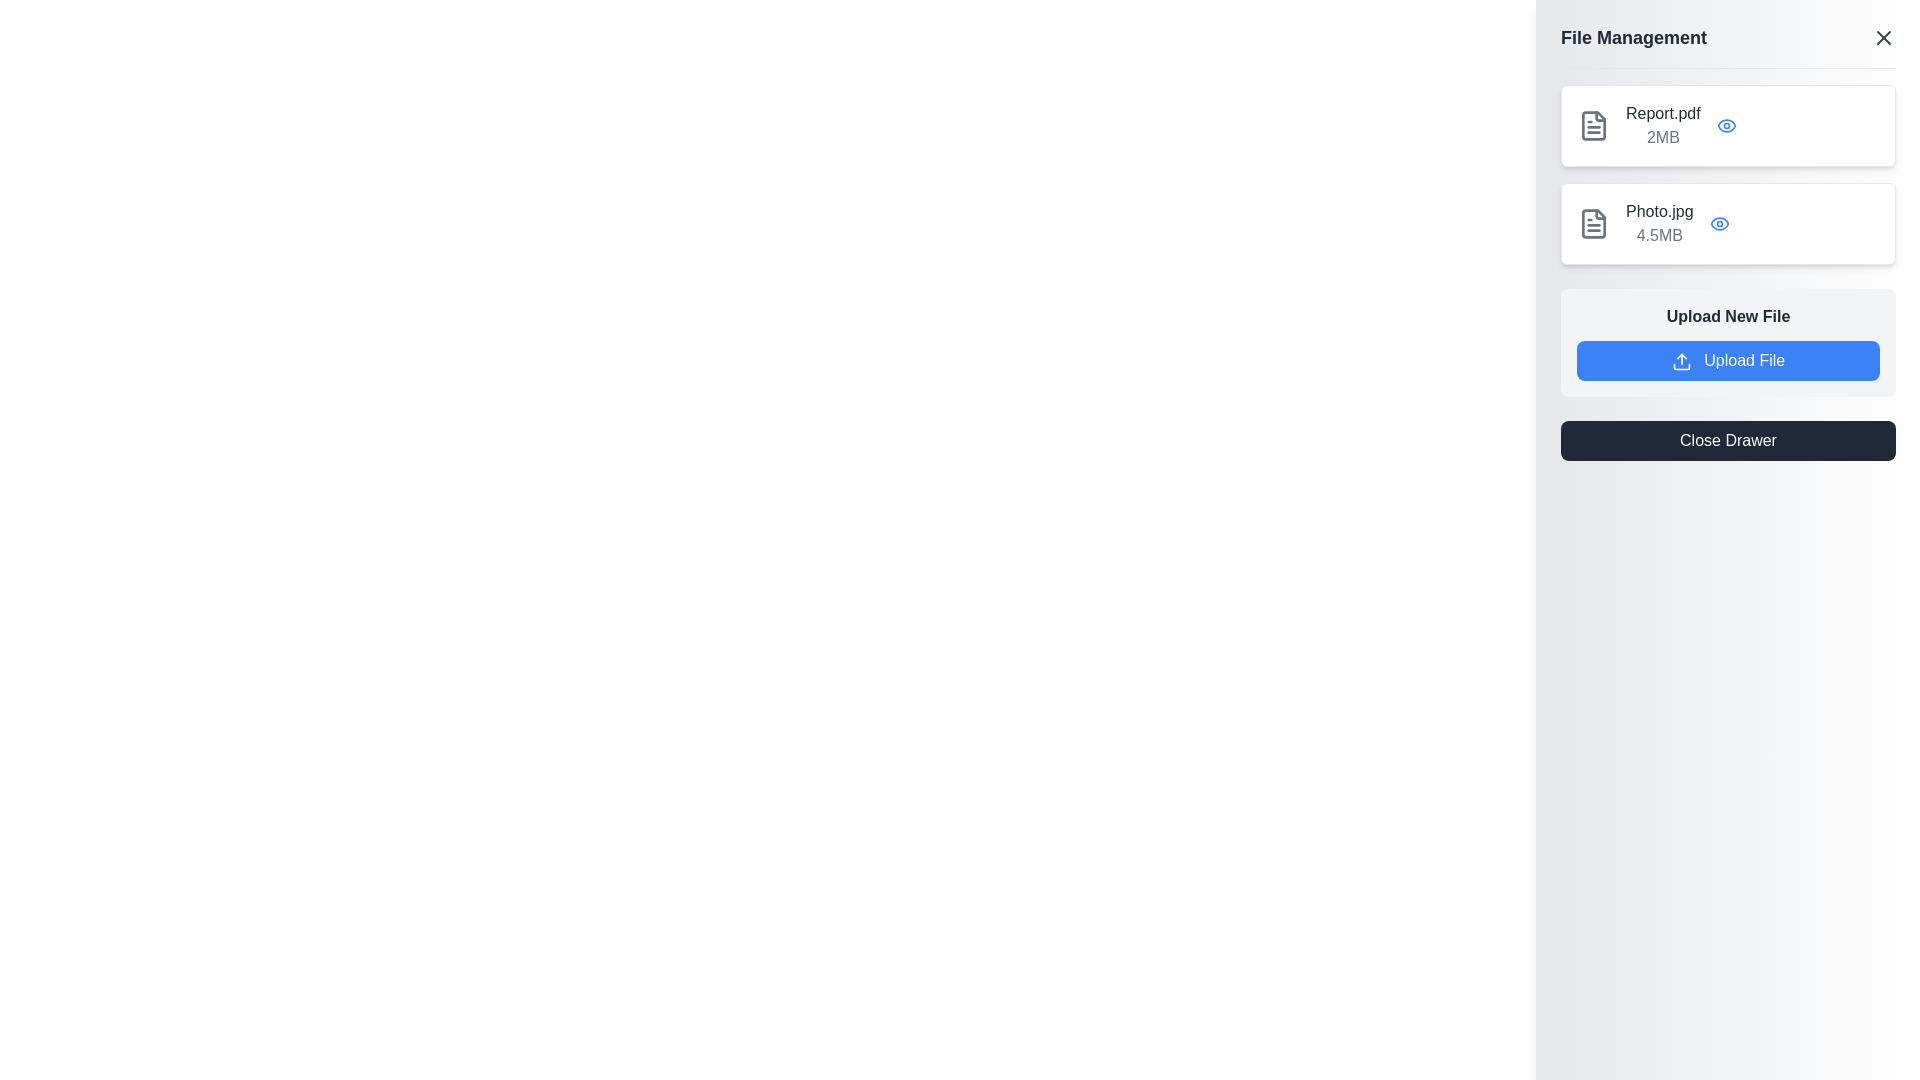  What do you see at coordinates (1659, 223) in the screenshot?
I see `the text label displaying the filename 'Photo.jpg' and its size '4.5MB', located on the right-side panel under the header 'File Management', as the second item in the file list` at bounding box center [1659, 223].